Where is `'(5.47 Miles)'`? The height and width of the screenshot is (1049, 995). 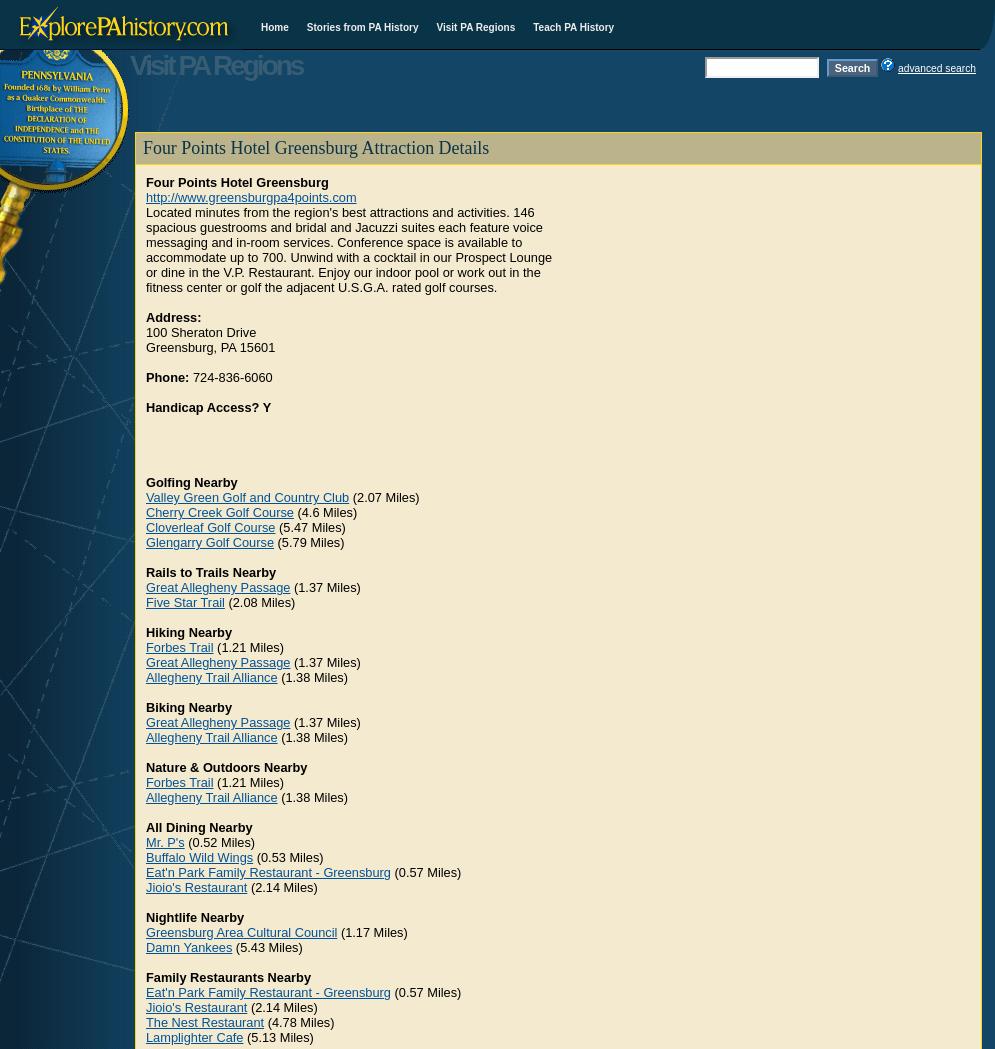 '(5.47 Miles)' is located at coordinates (310, 527).